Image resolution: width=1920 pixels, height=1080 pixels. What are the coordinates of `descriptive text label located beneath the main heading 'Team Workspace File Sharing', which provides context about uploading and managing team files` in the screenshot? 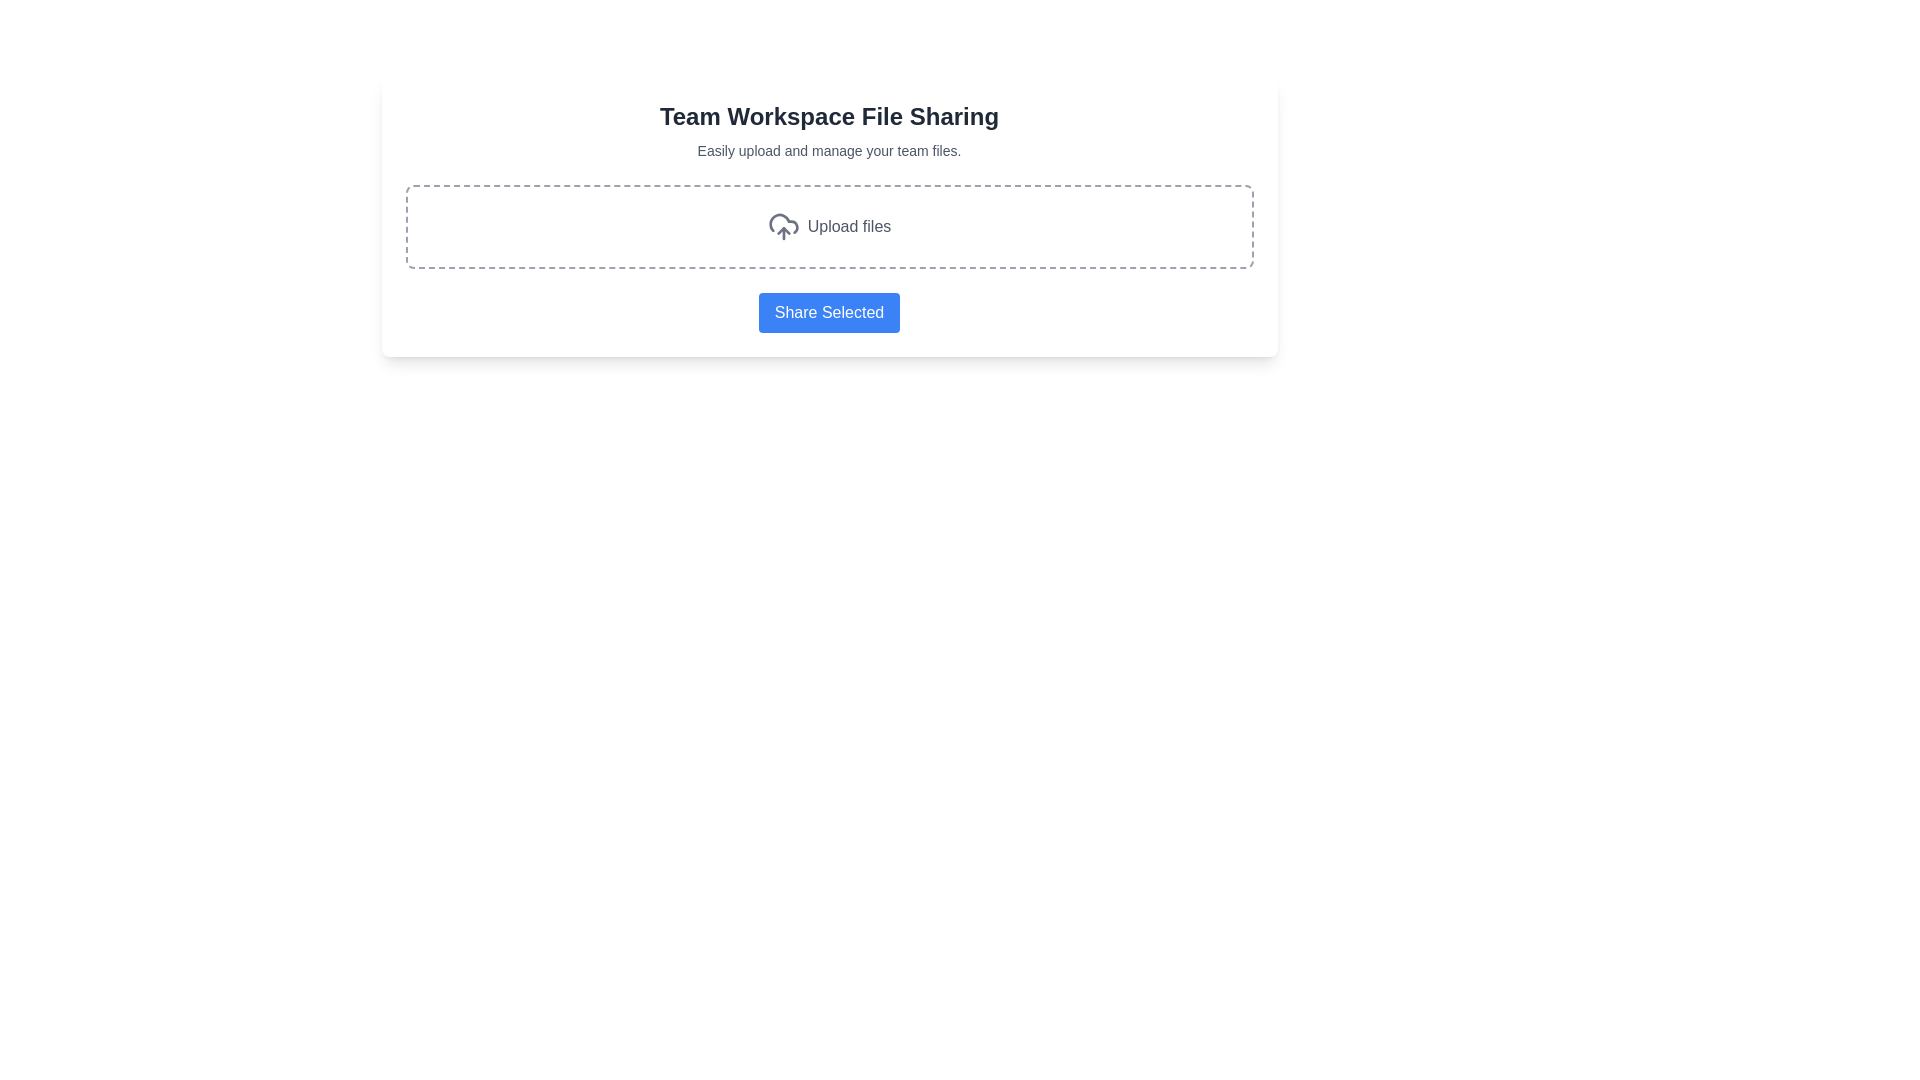 It's located at (829, 149).